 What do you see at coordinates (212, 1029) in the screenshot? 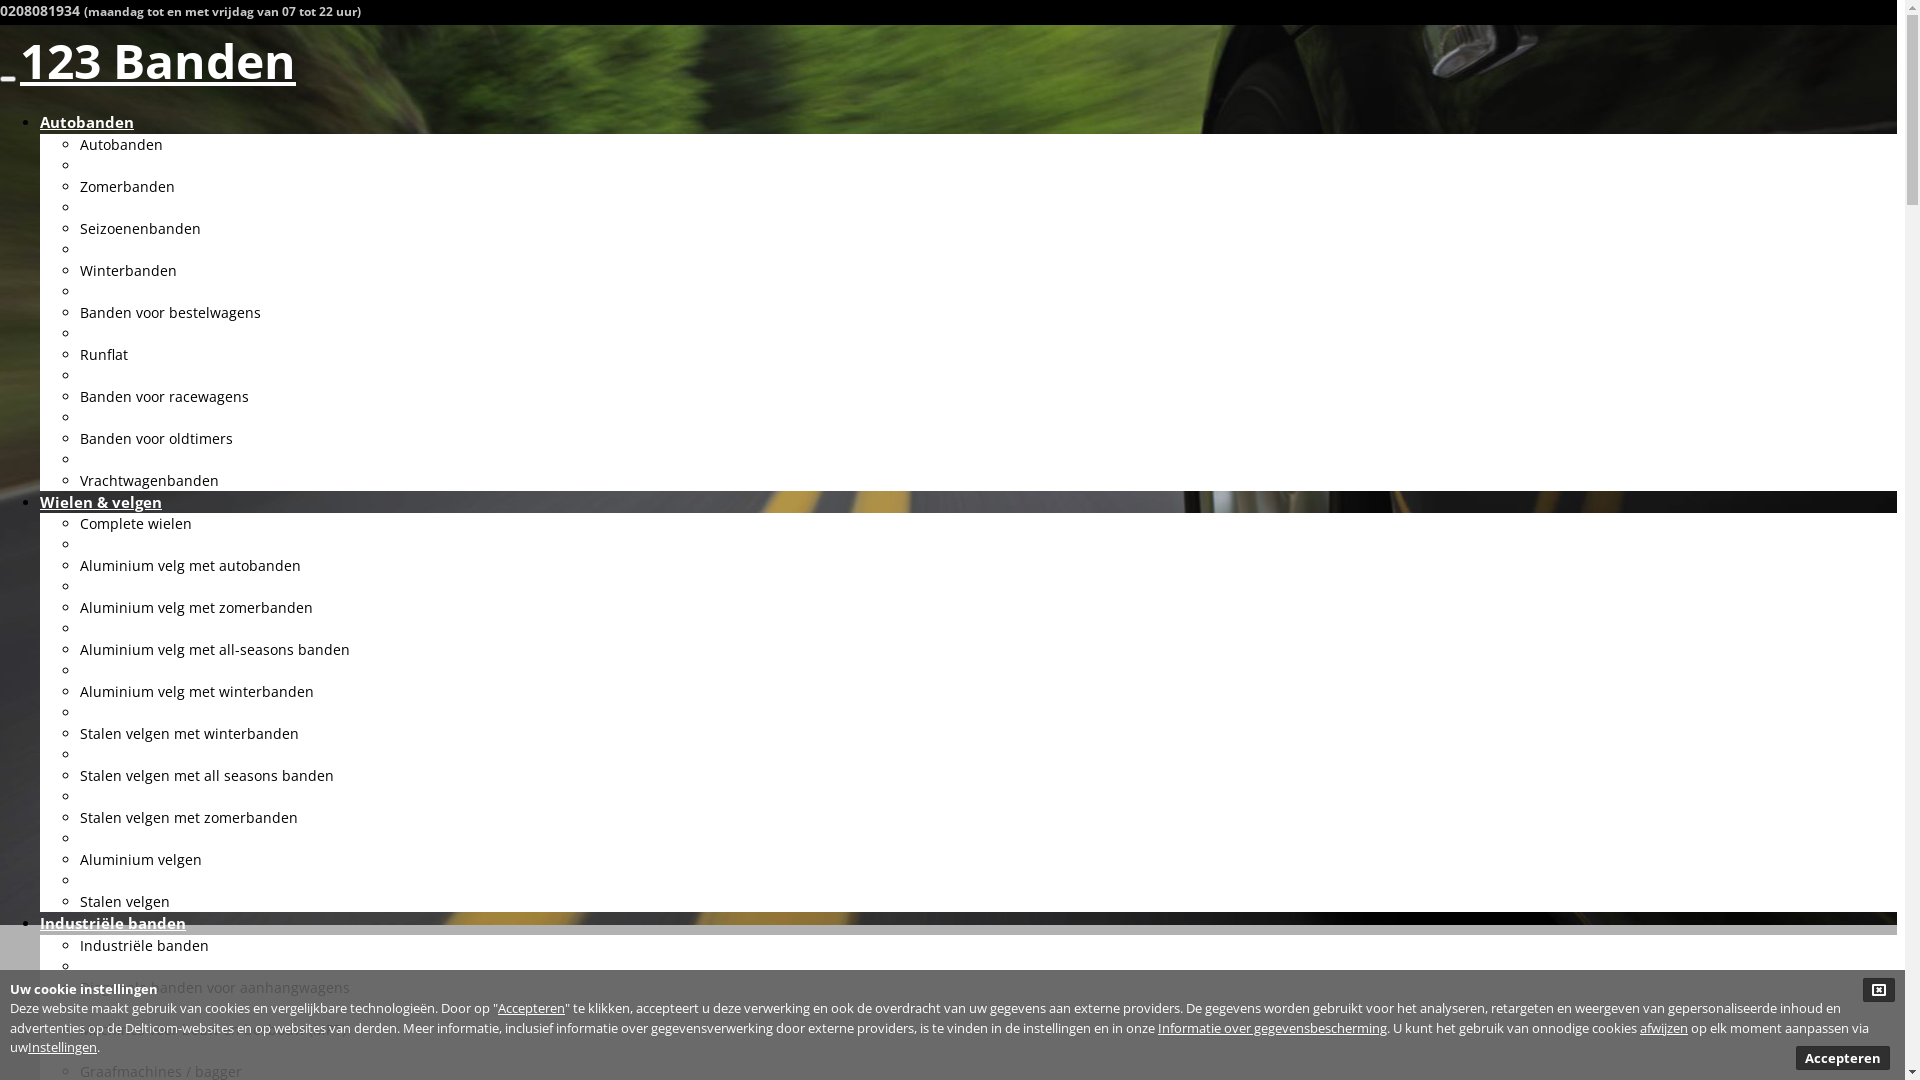
I see `'Machines voor bouw en bosbouw (MPT)'` at bounding box center [212, 1029].